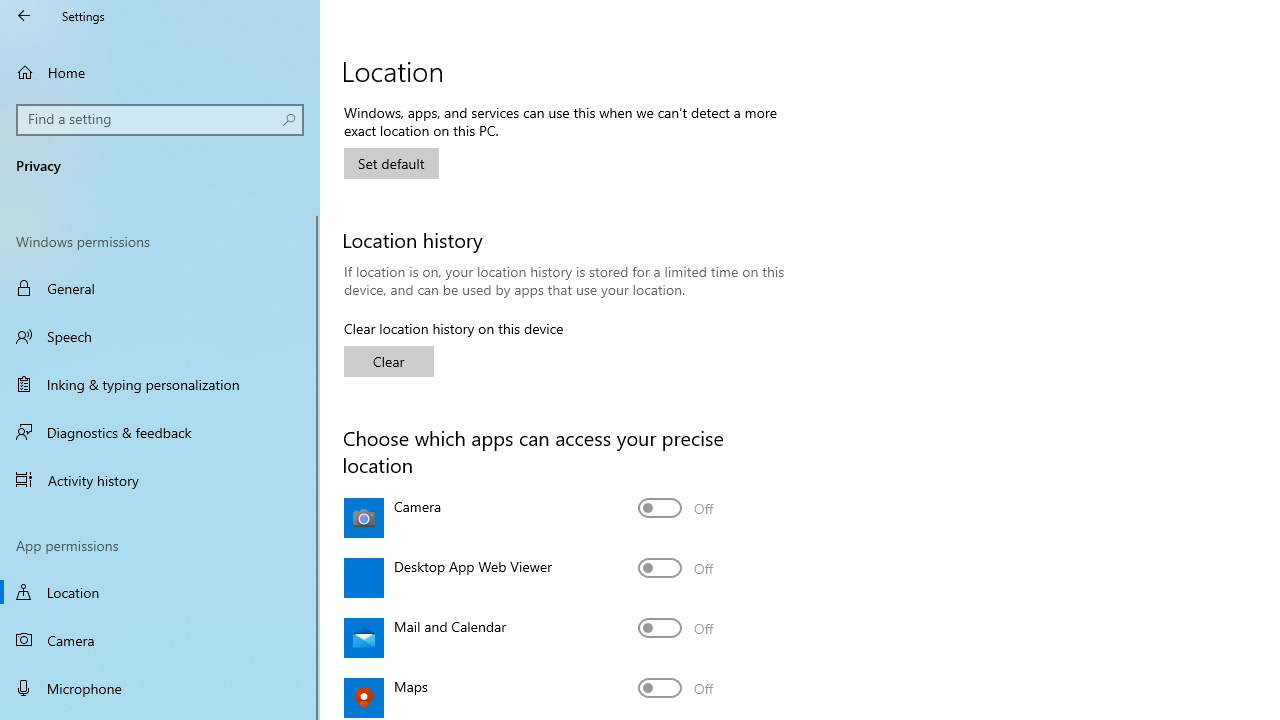 This screenshot has height=720, width=1280. What do you see at coordinates (160, 591) in the screenshot?
I see `'Location'` at bounding box center [160, 591].